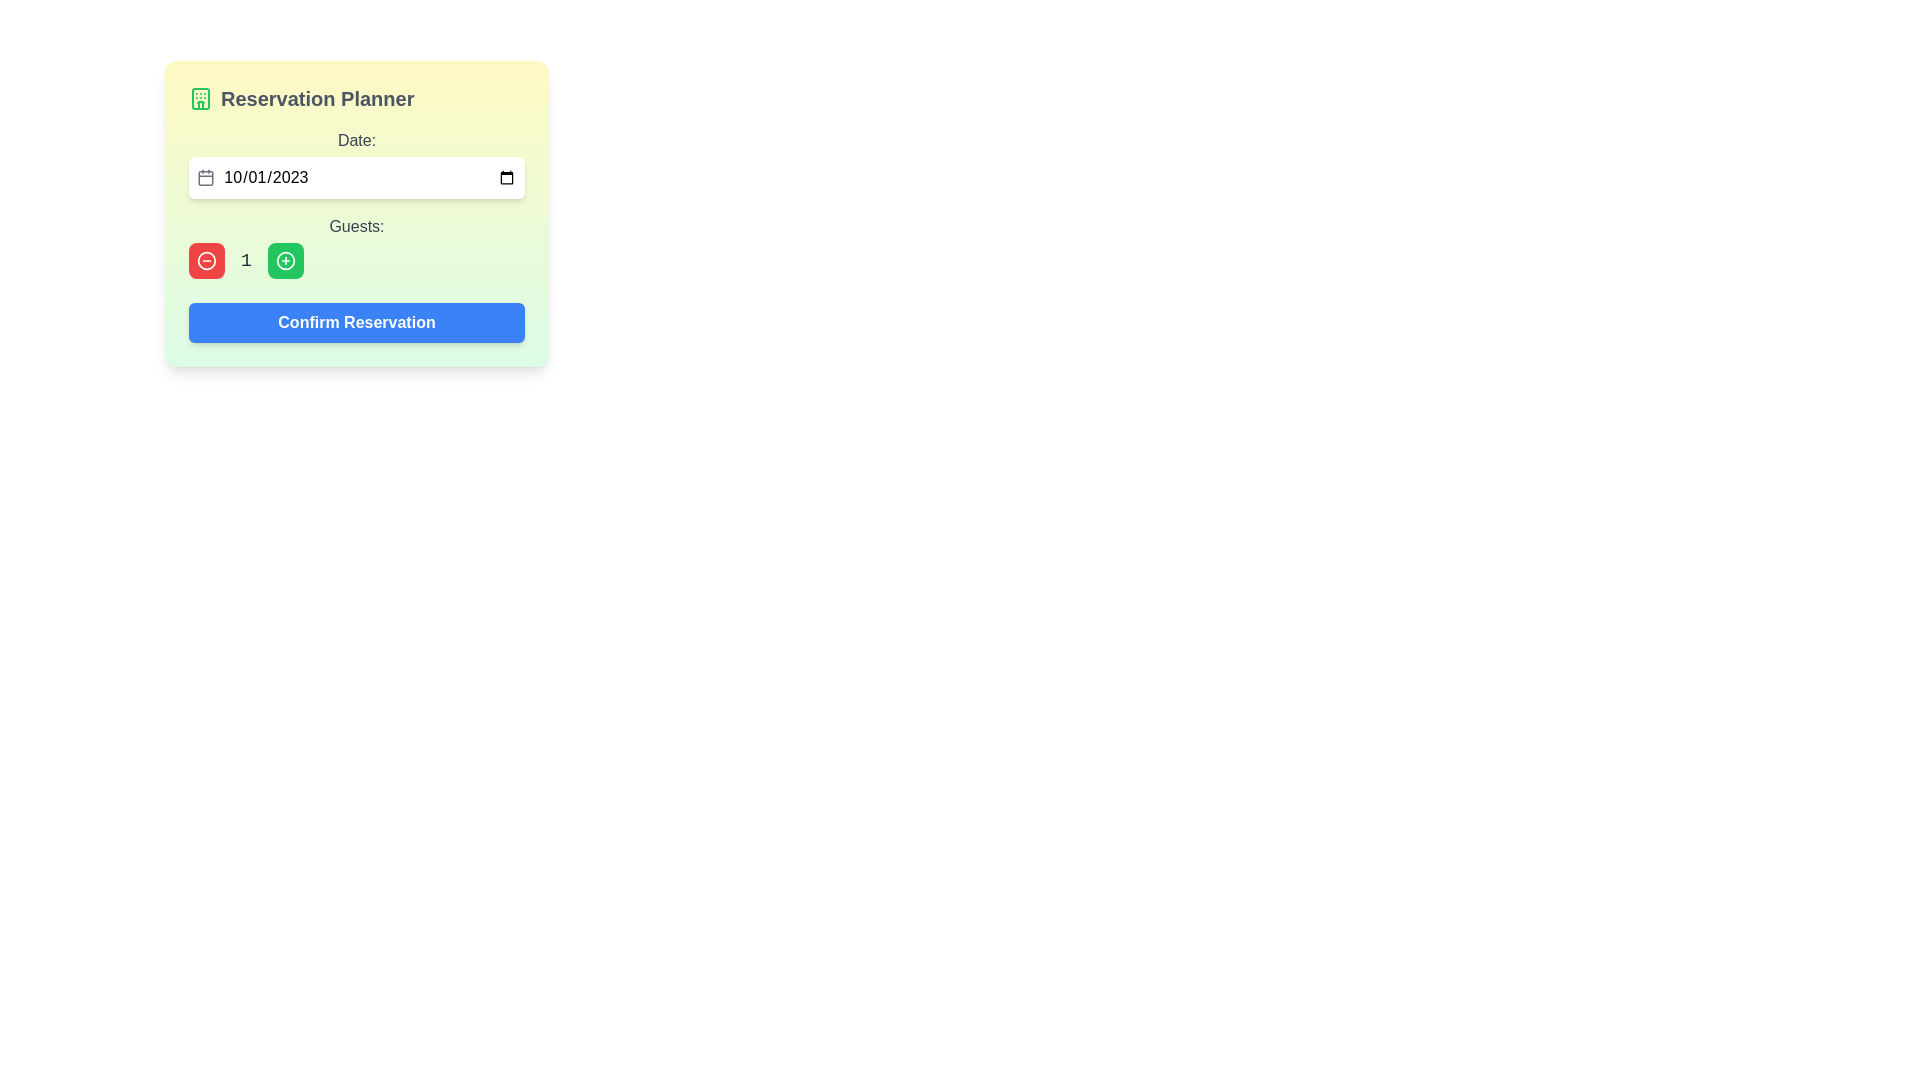  What do you see at coordinates (206, 176) in the screenshot?
I see `the calendar icon, which is styled in light gray and located to the left of the date input field labeled 'Date:' in the 'Reservation Planner' card` at bounding box center [206, 176].